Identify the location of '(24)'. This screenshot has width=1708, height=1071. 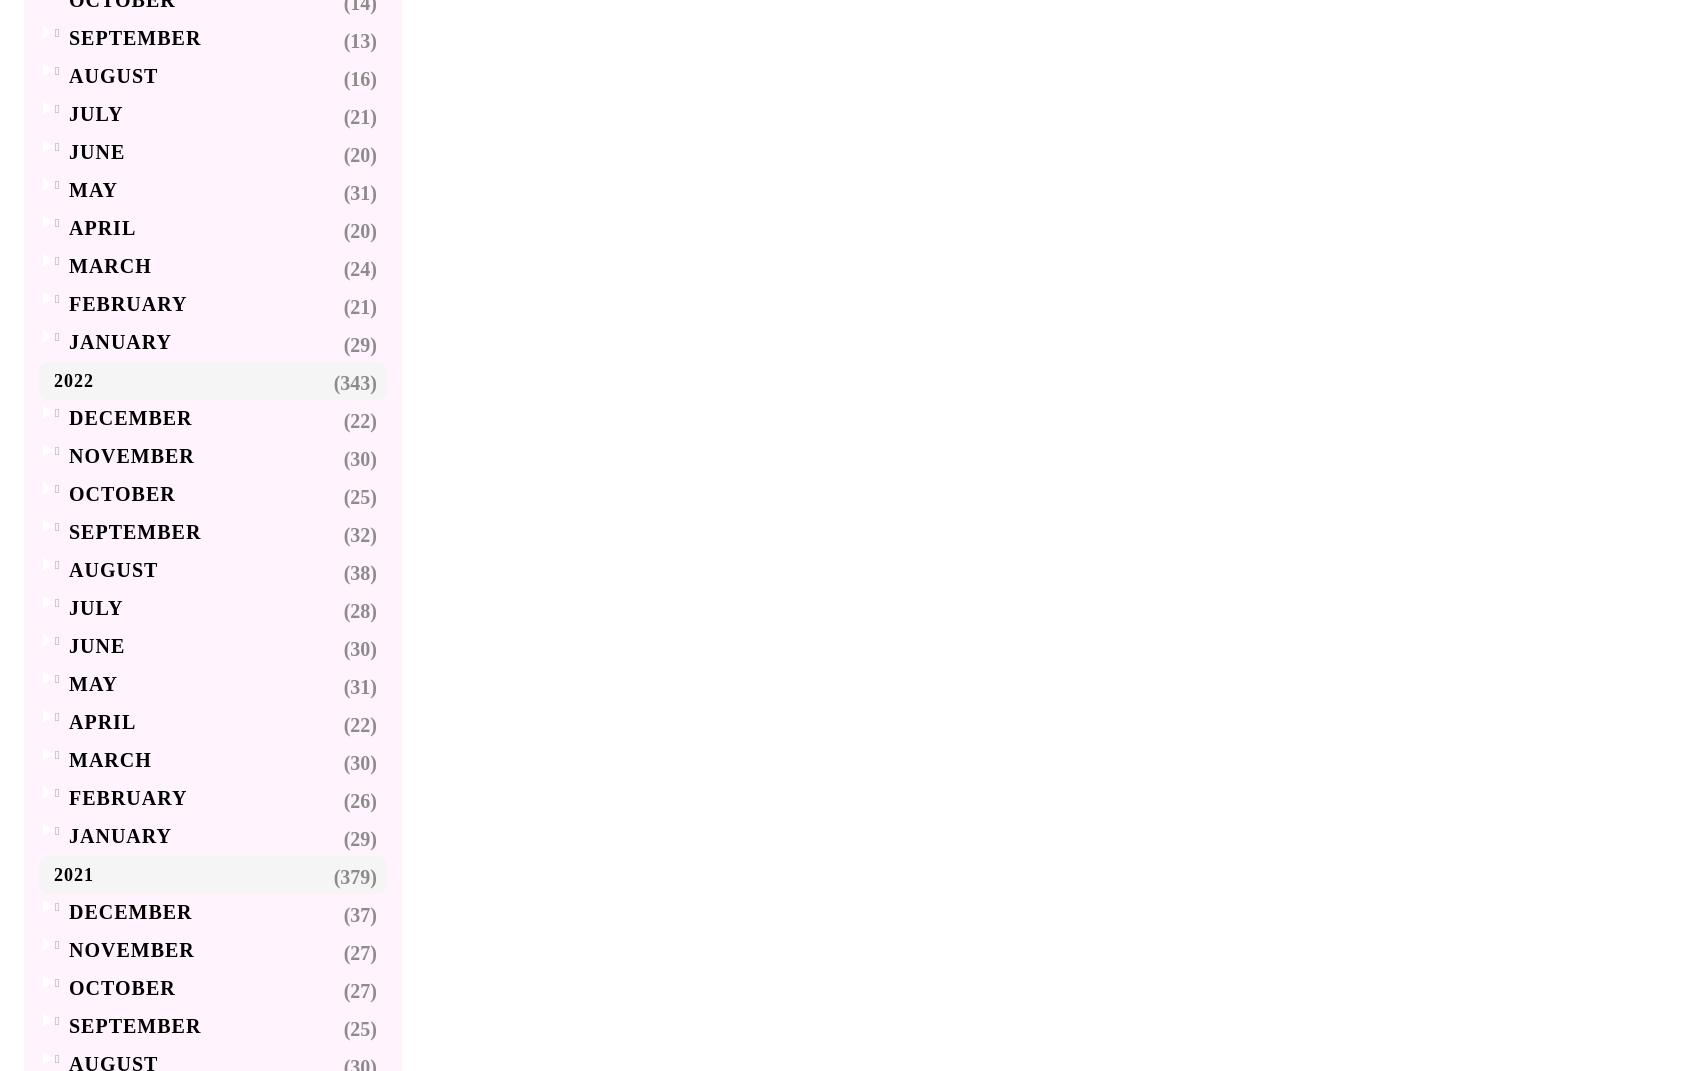
(360, 269).